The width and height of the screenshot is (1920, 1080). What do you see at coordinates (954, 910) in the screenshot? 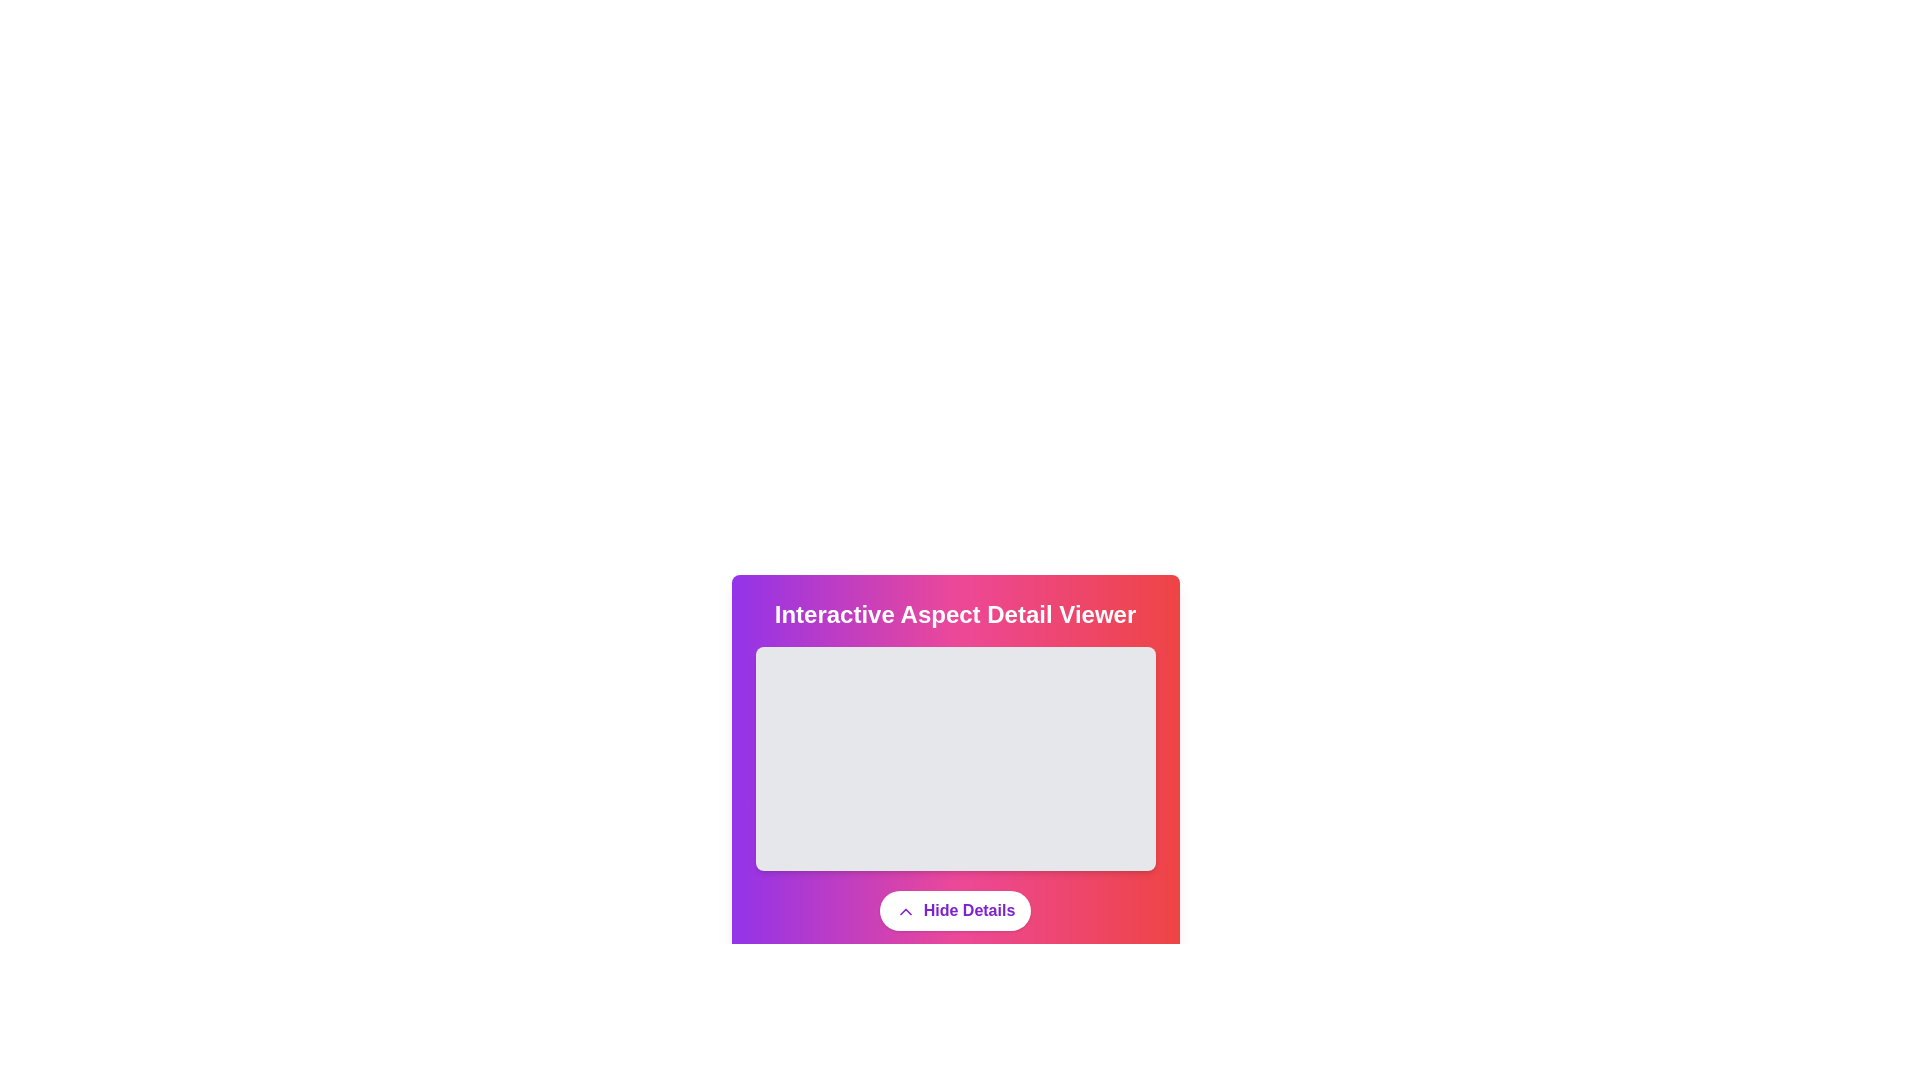
I see `the white button with rounded rectangular shape that has purple text reading 'Hide Details' and an upward-pointing chevron icon` at bounding box center [954, 910].